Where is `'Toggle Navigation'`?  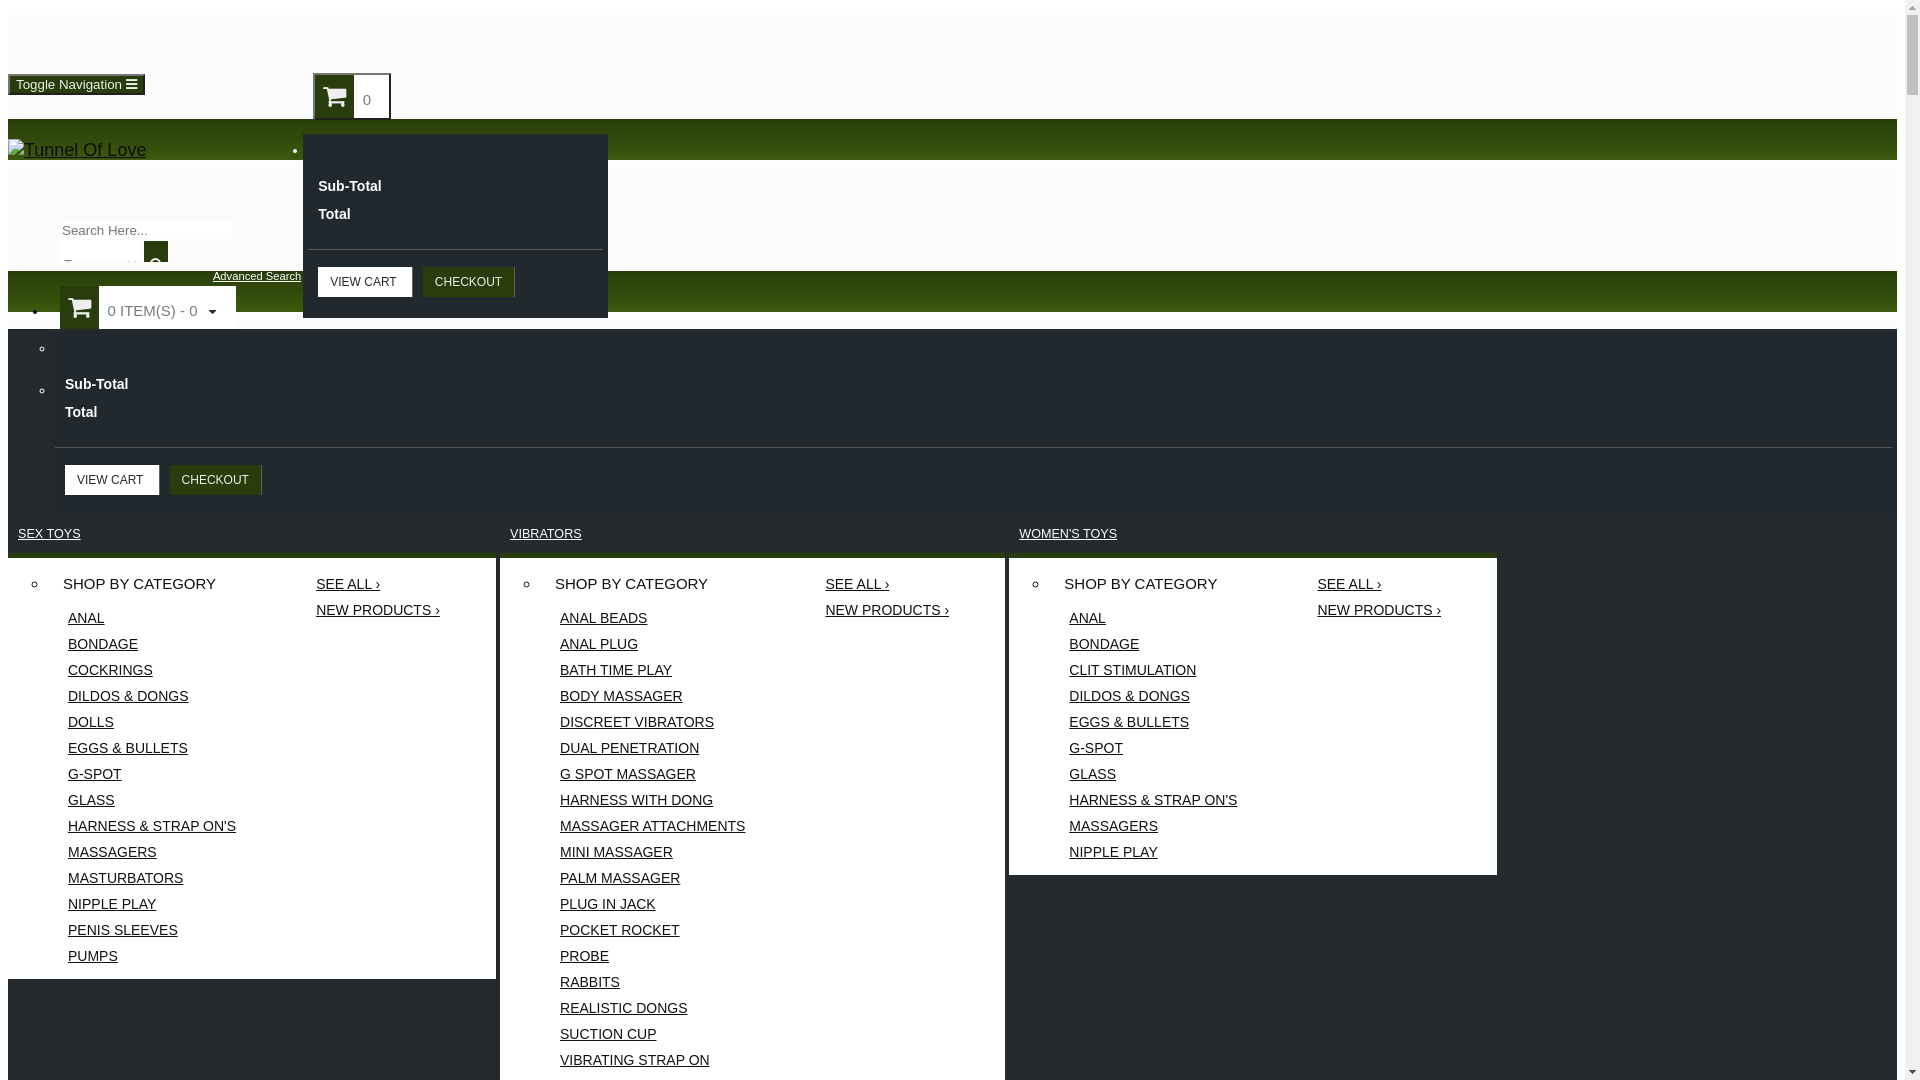 'Toggle Navigation' is located at coordinates (8, 83).